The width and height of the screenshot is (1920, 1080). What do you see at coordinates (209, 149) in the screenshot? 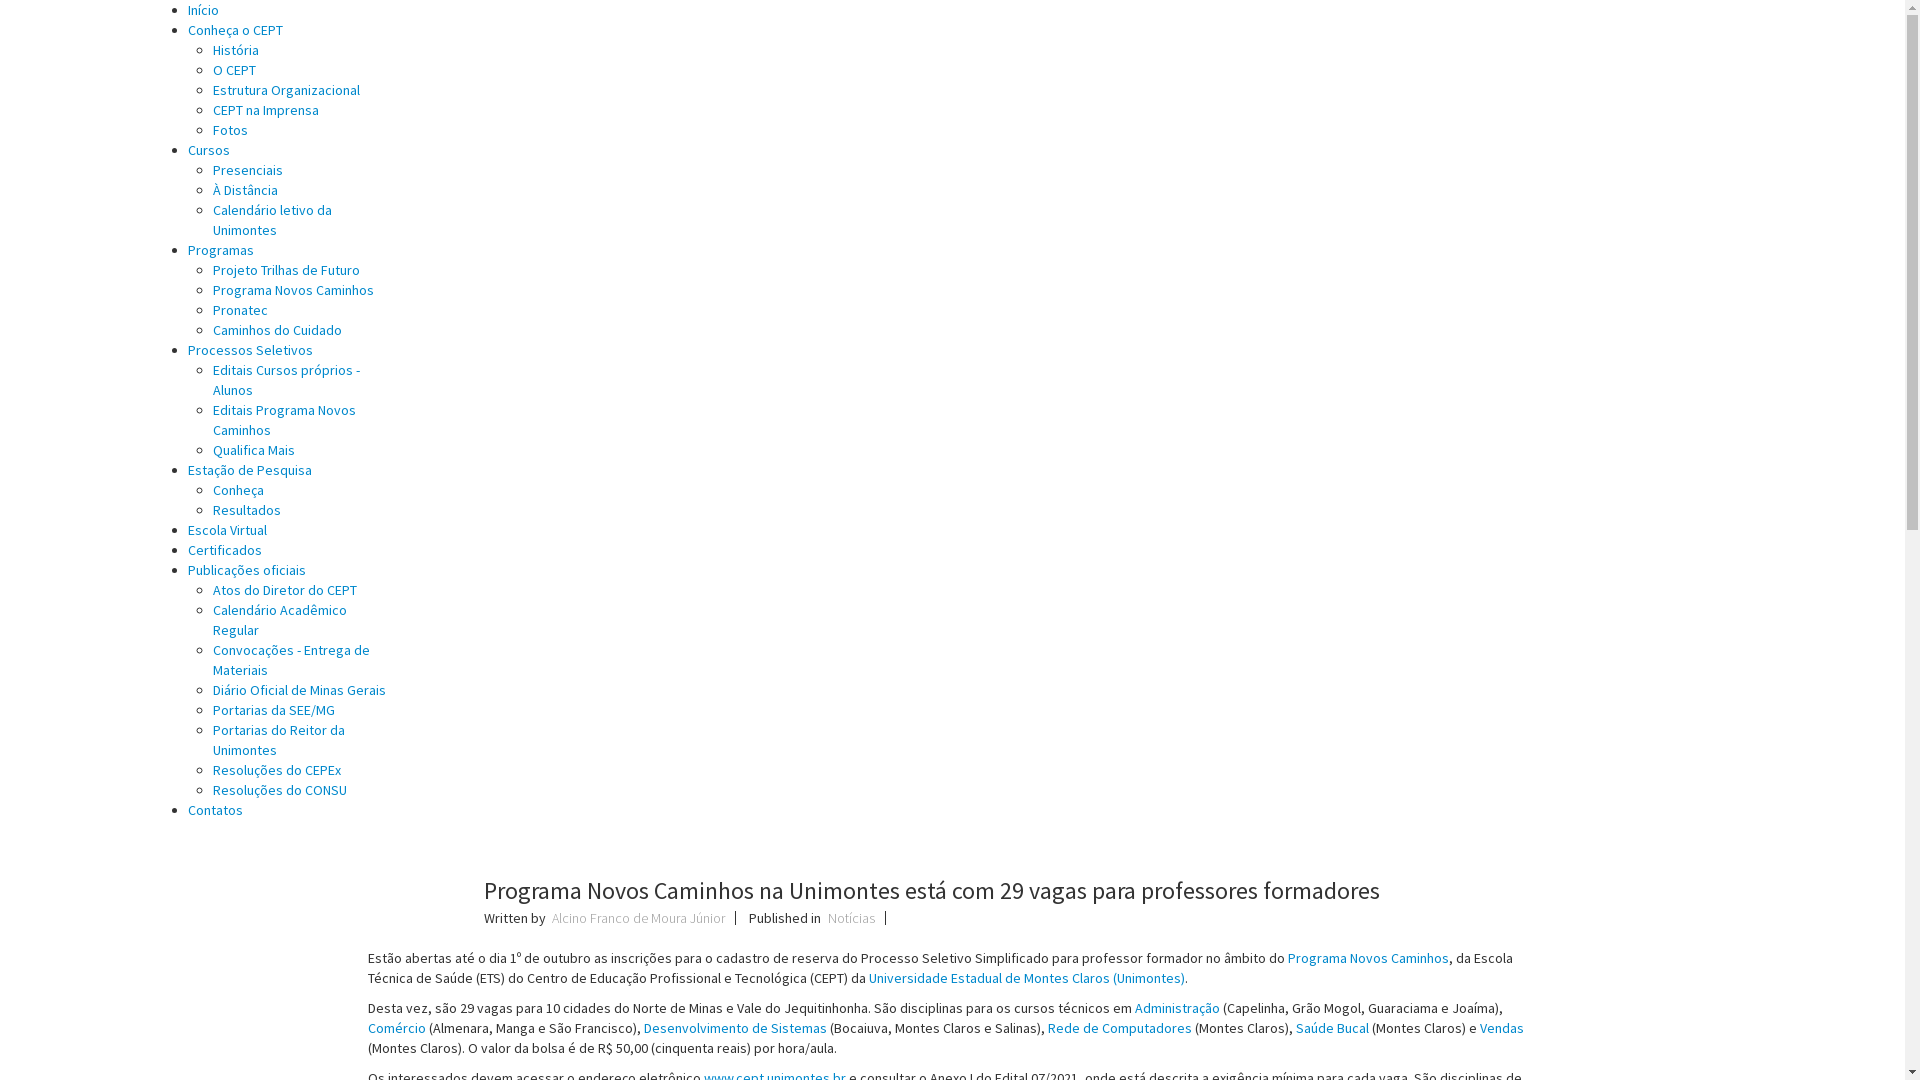
I see `'Cursos'` at bounding box center [209, 149].